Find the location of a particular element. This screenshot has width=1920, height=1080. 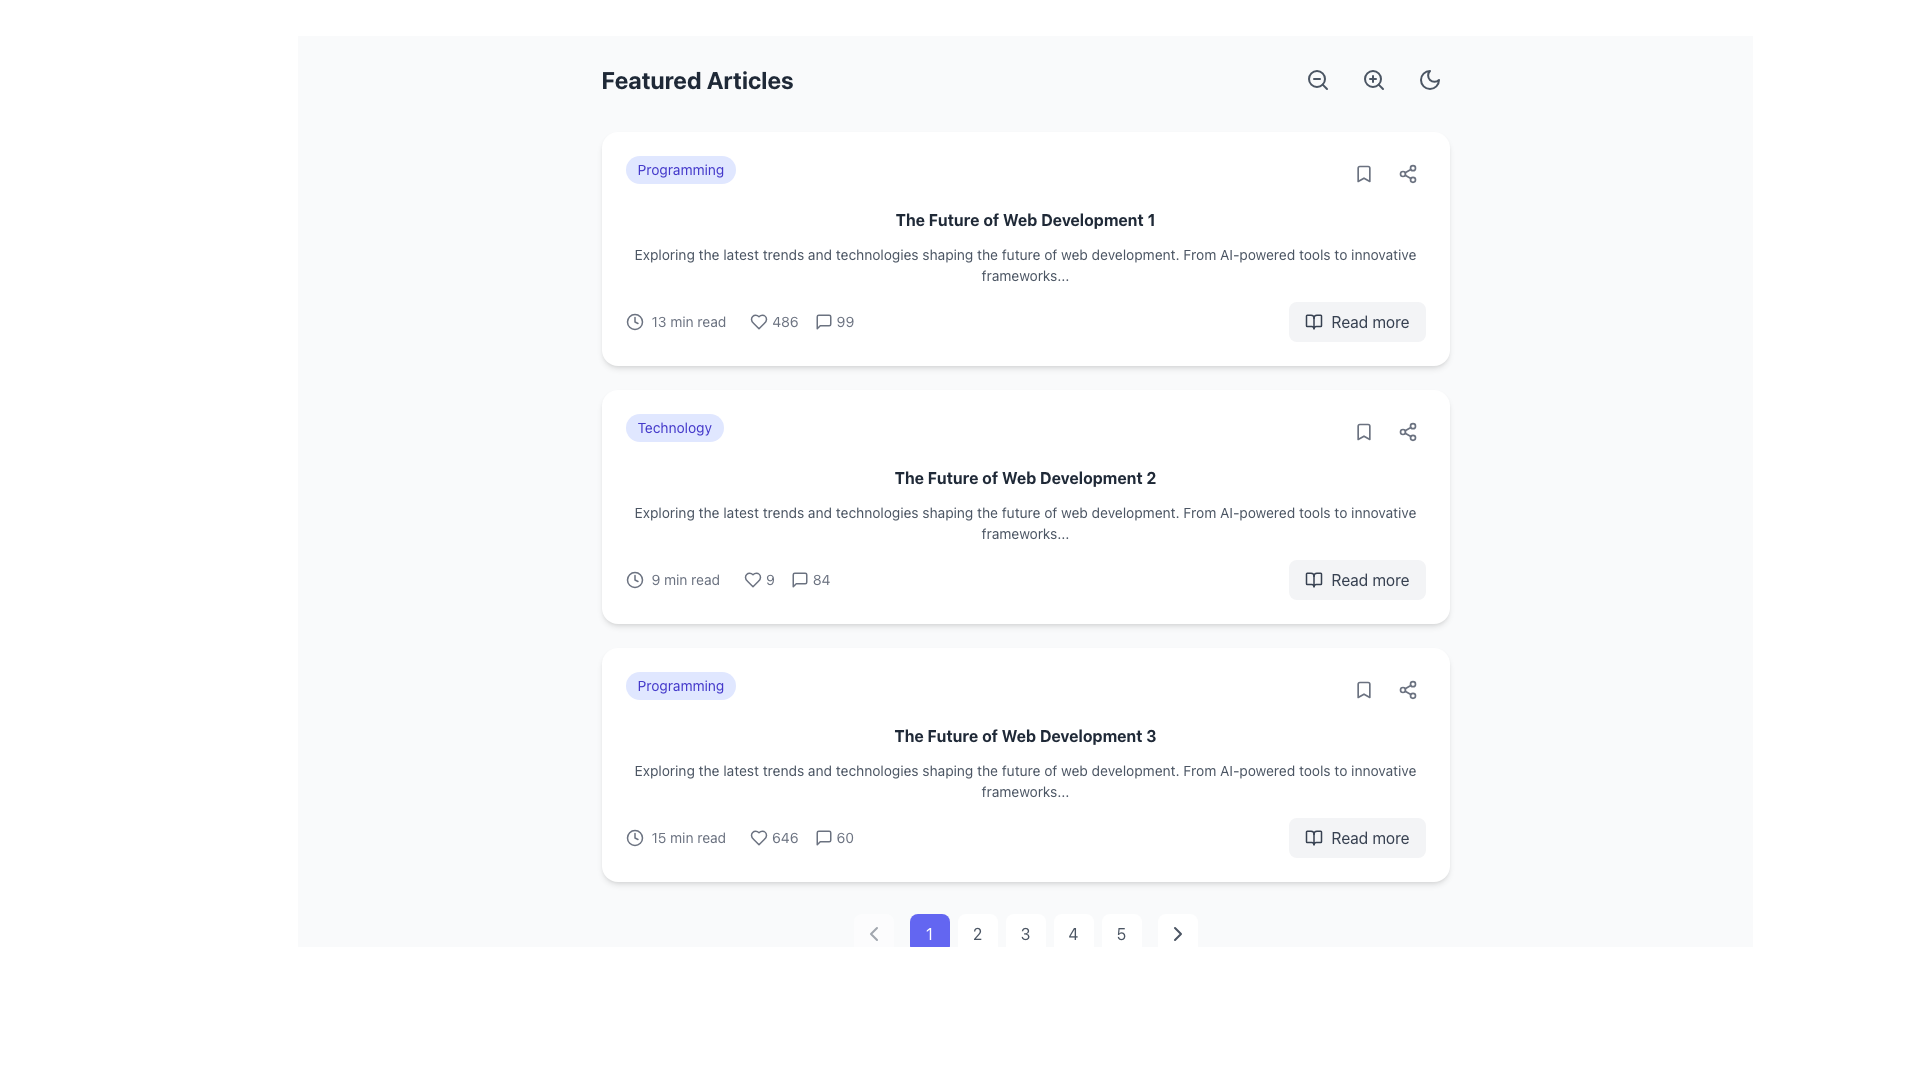

the share button located in the top-right corner of the card for the article 'The Future of Web Development 2', positioned between the bookmark icon and the edge of the card is located at coordinates (1406, 431).